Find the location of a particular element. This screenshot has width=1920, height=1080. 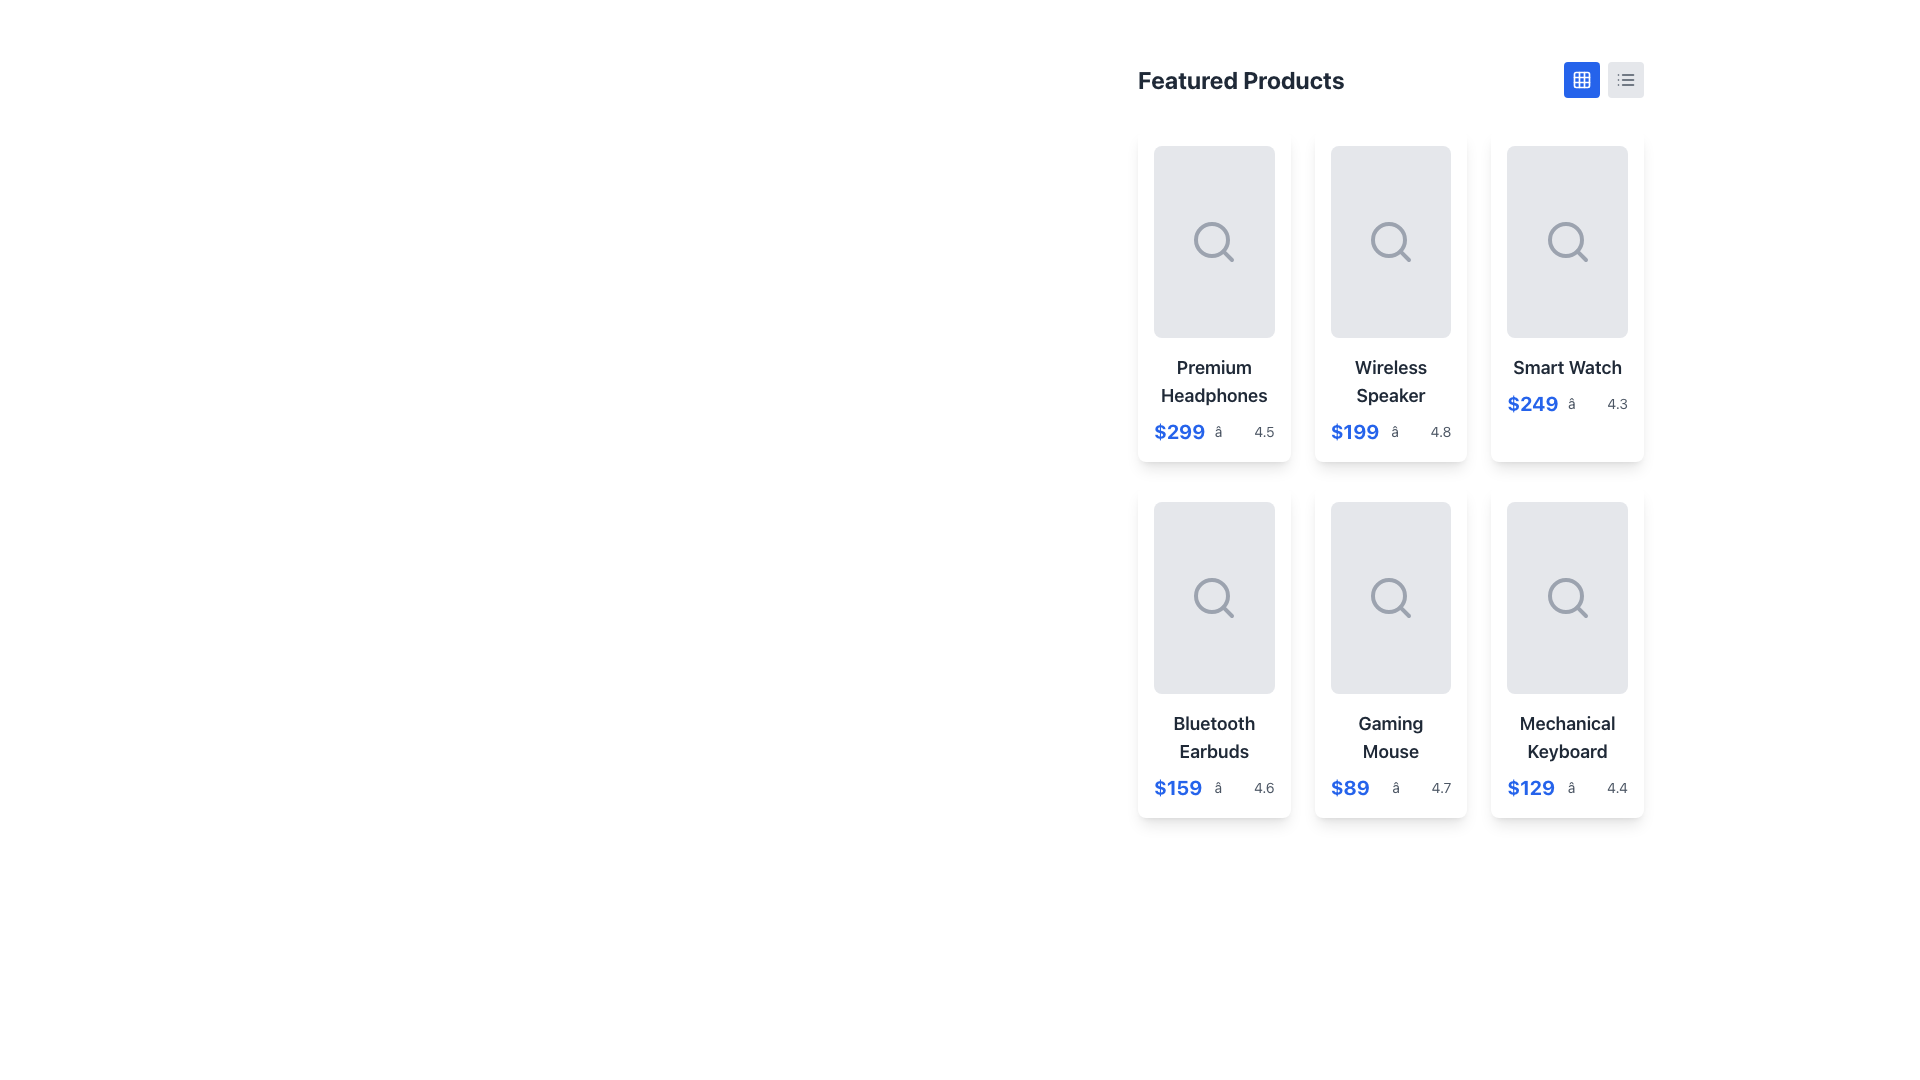

the informational label displaying the price and rating for the 'Wireless Speaker' product, which is located below the product title in the second card of the top row is located at coordinates (1390, 431).